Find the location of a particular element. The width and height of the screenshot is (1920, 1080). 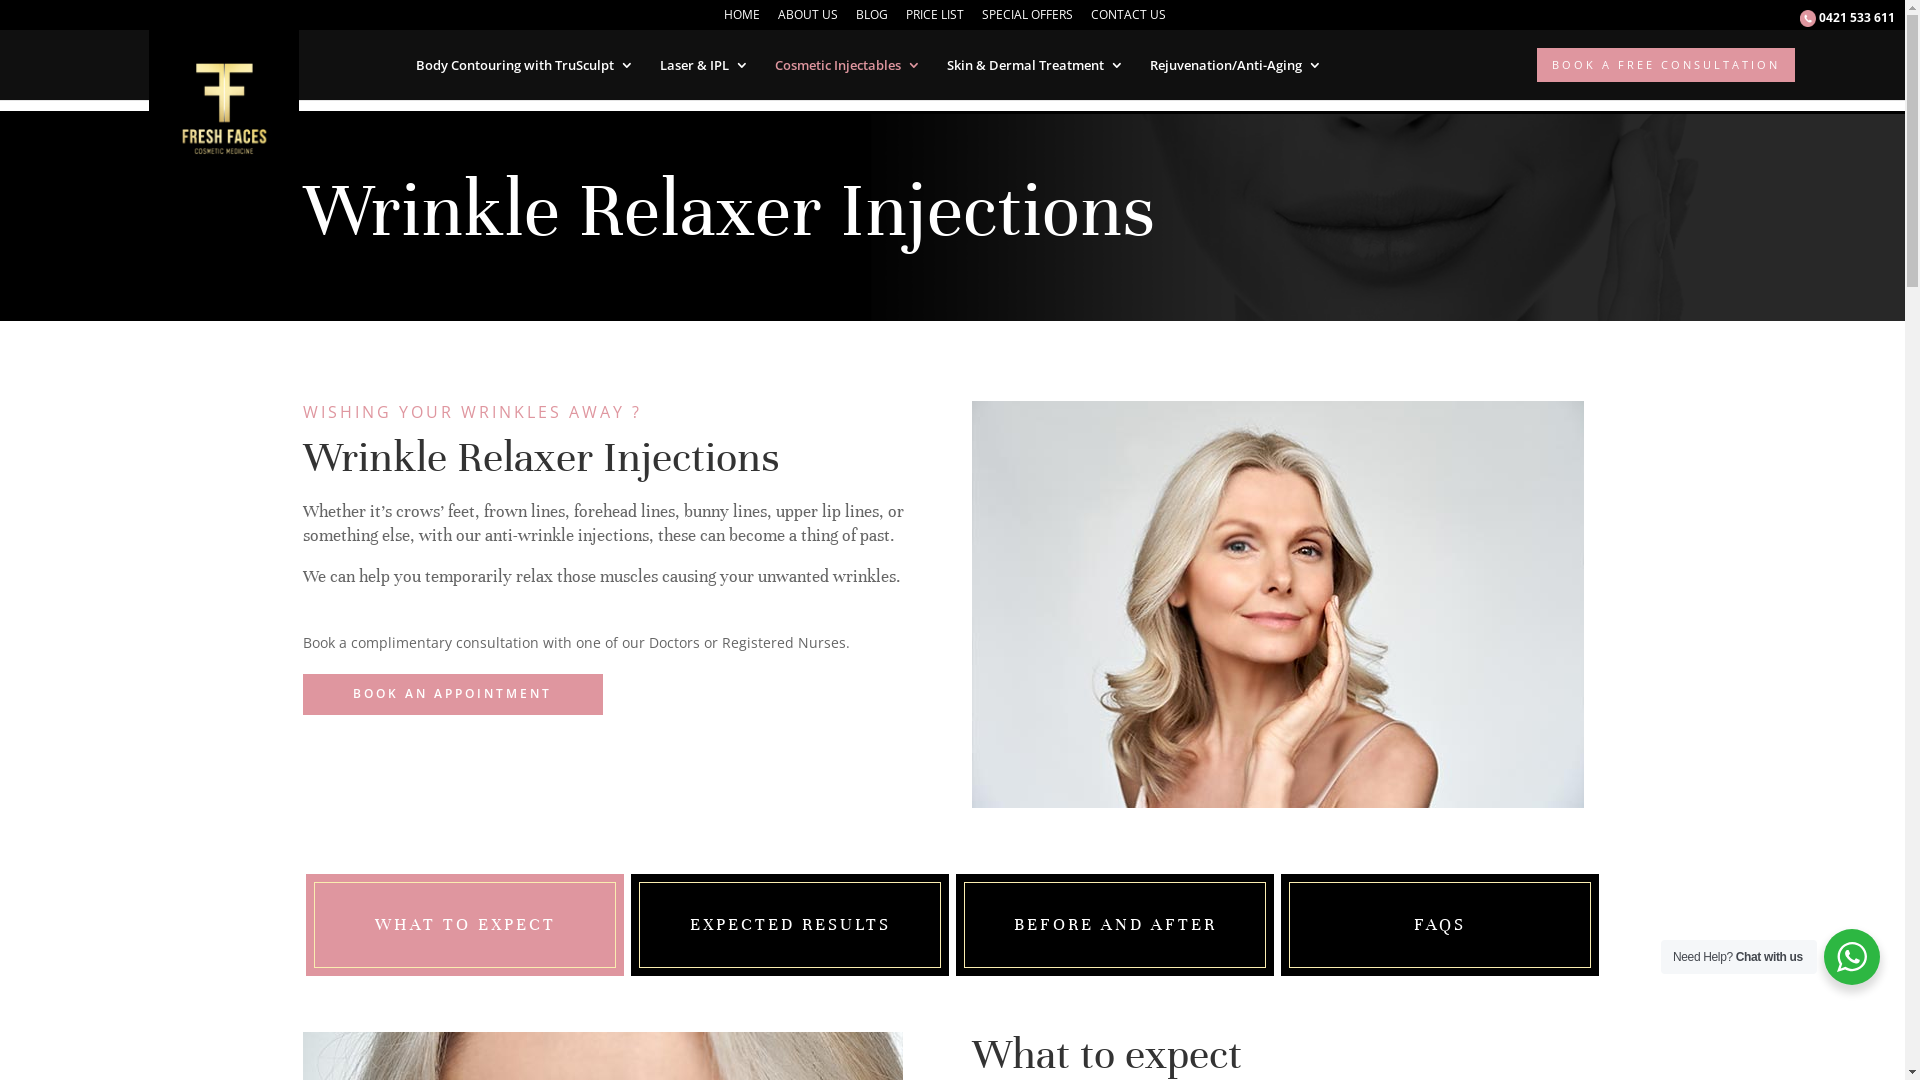

'PRICE LIST' is located at coordinates (905, 19).